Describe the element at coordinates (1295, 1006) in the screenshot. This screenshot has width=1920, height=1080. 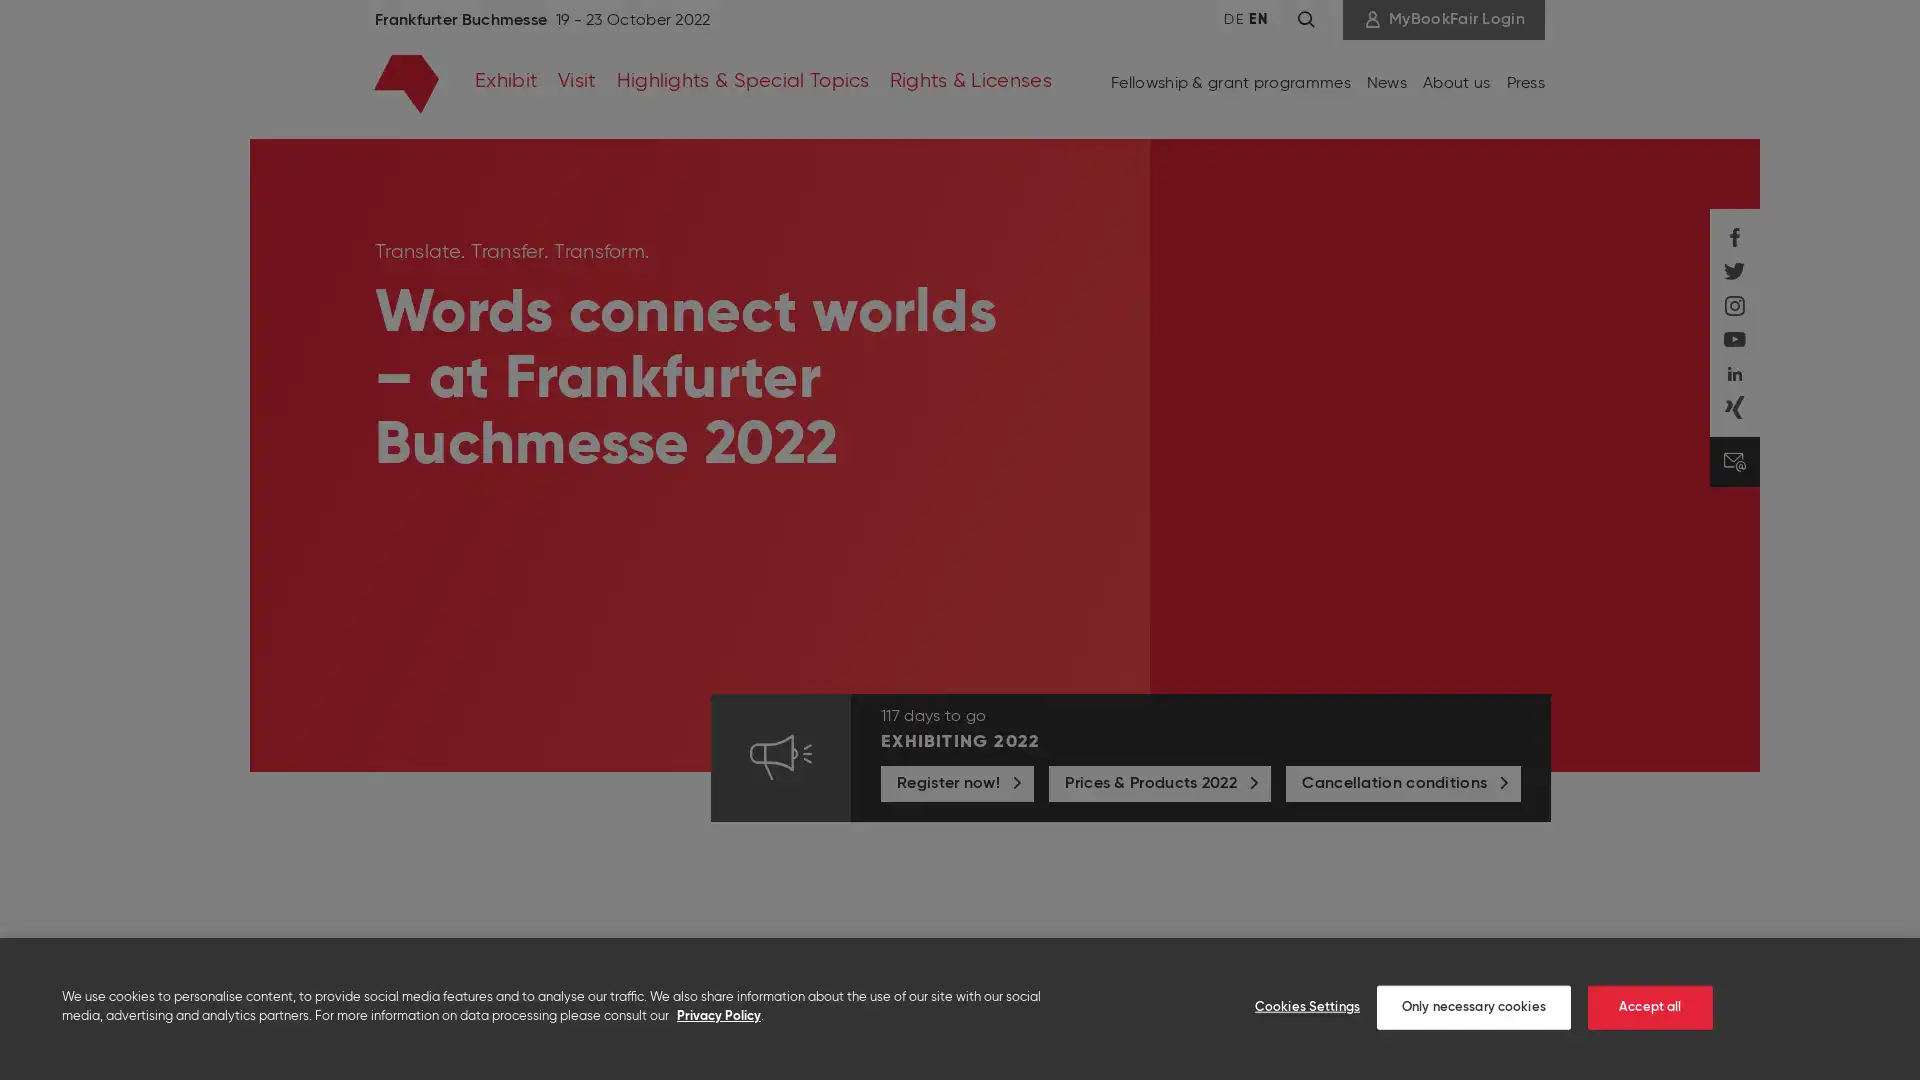
I see `Cookies Settings` at that location.